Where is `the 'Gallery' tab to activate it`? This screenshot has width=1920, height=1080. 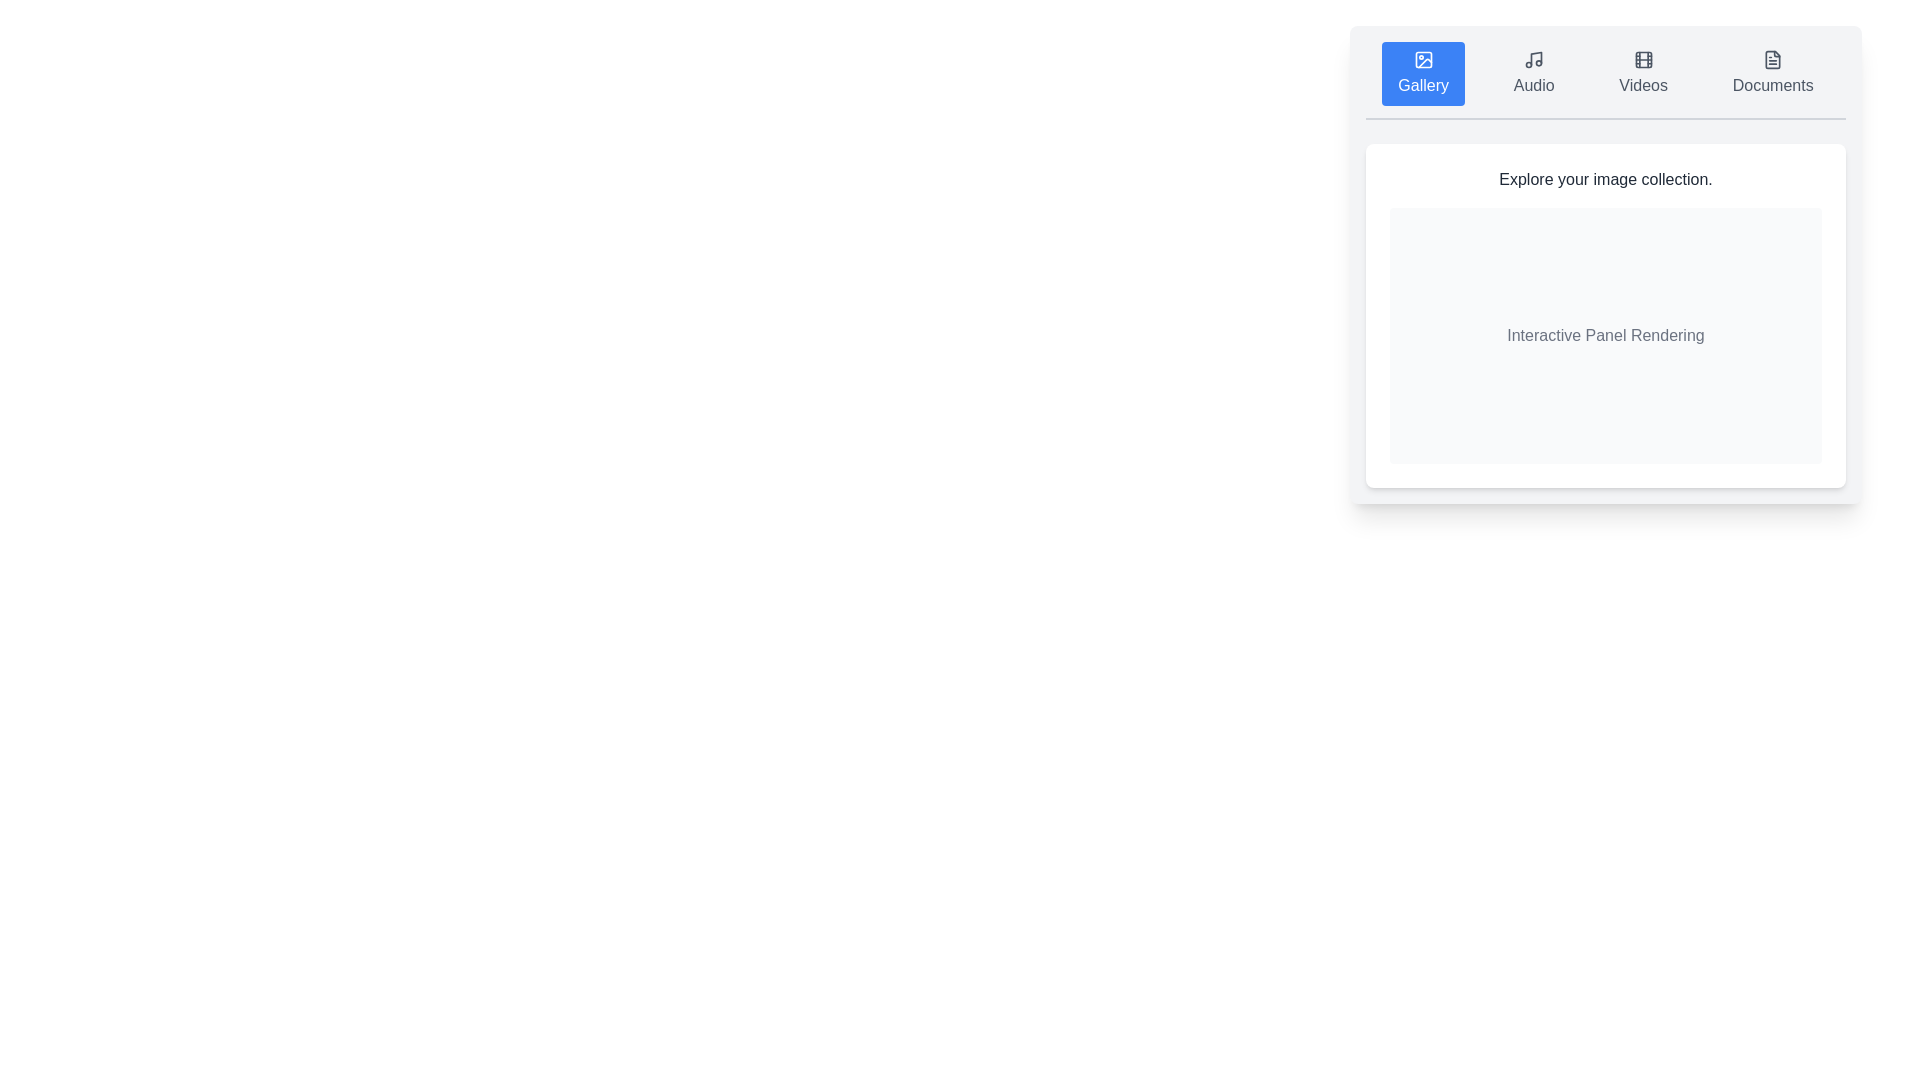
the 'Gallery' tab to activate it is located at coordinates (1422, 72).